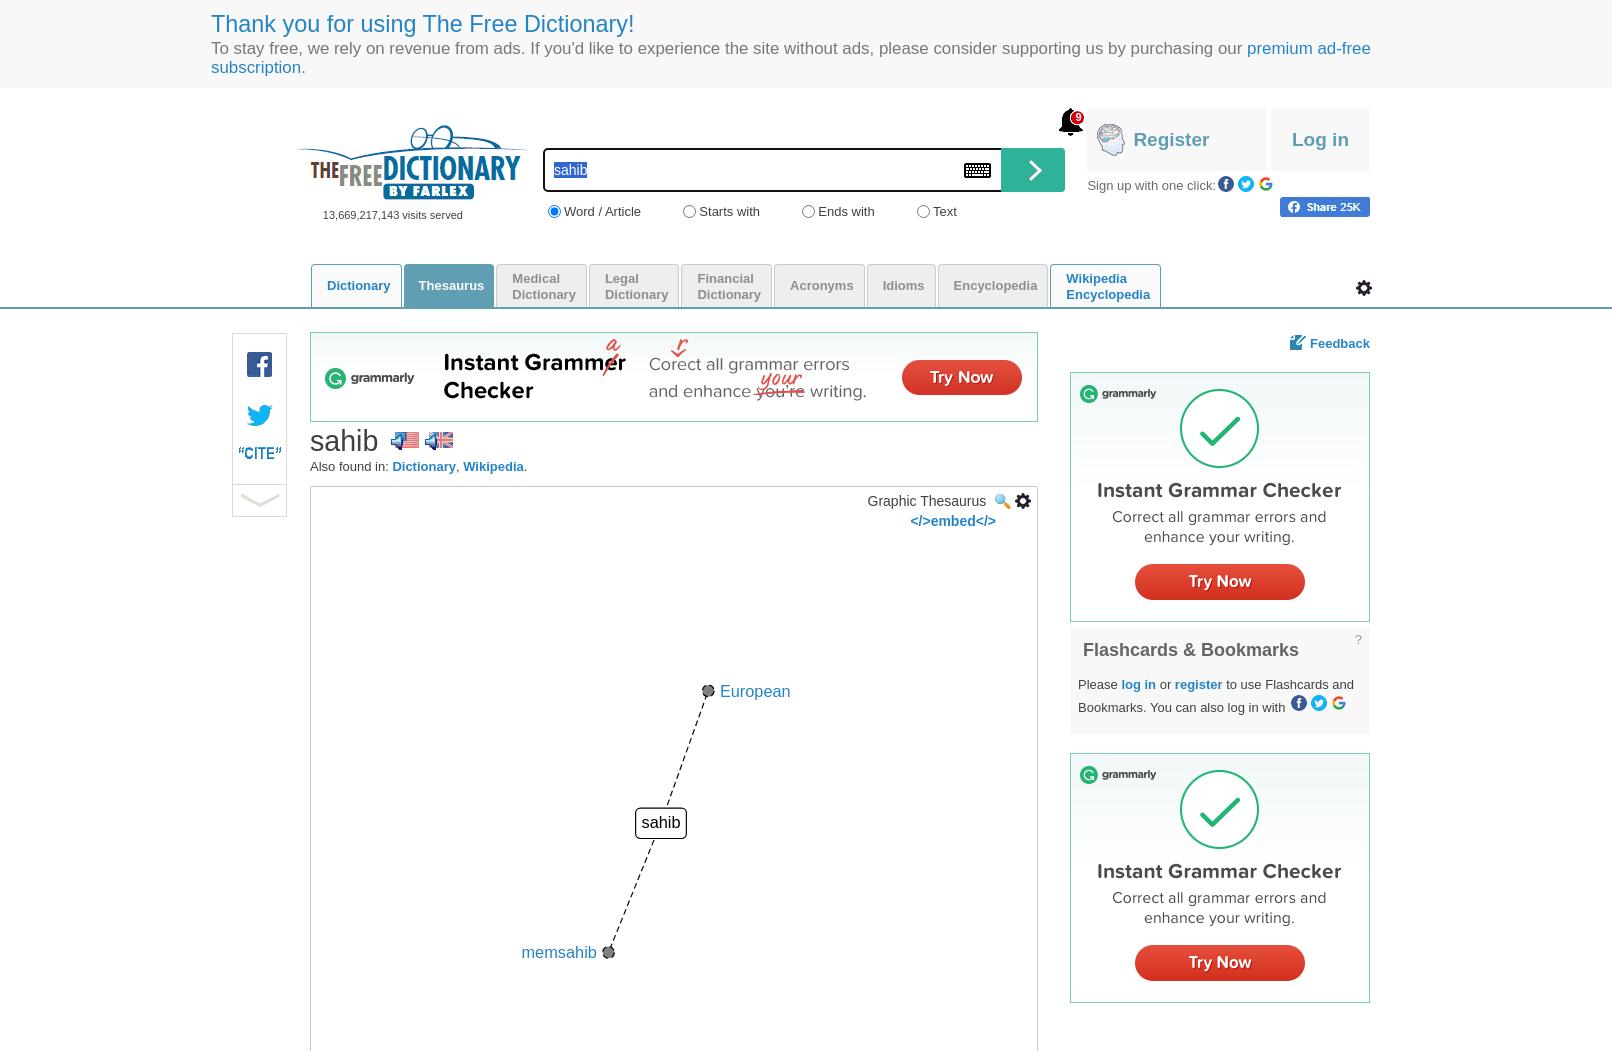  Describe the element at coordinates (1077, 116) in the screenshot. I see `'9'` at that location.